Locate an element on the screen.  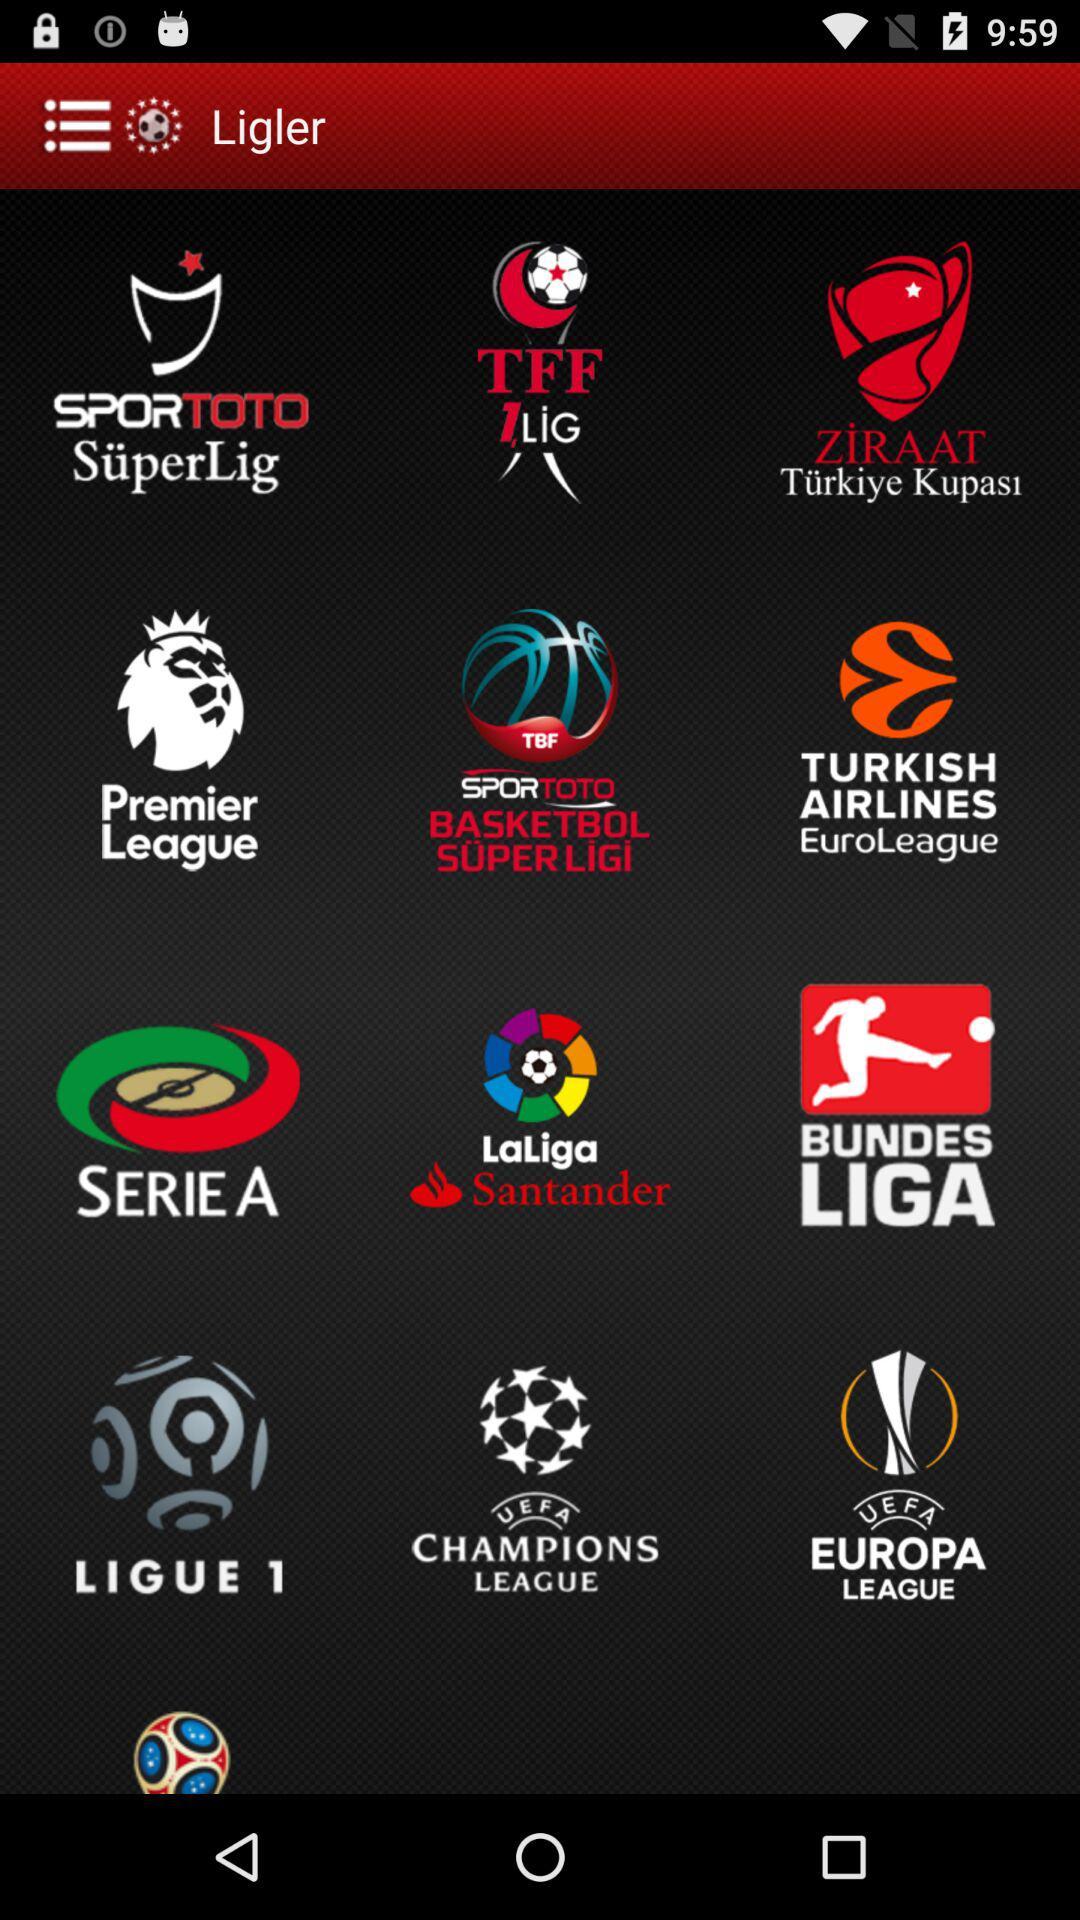
the first option in the fourth row is located at coordinates (180, 1475).